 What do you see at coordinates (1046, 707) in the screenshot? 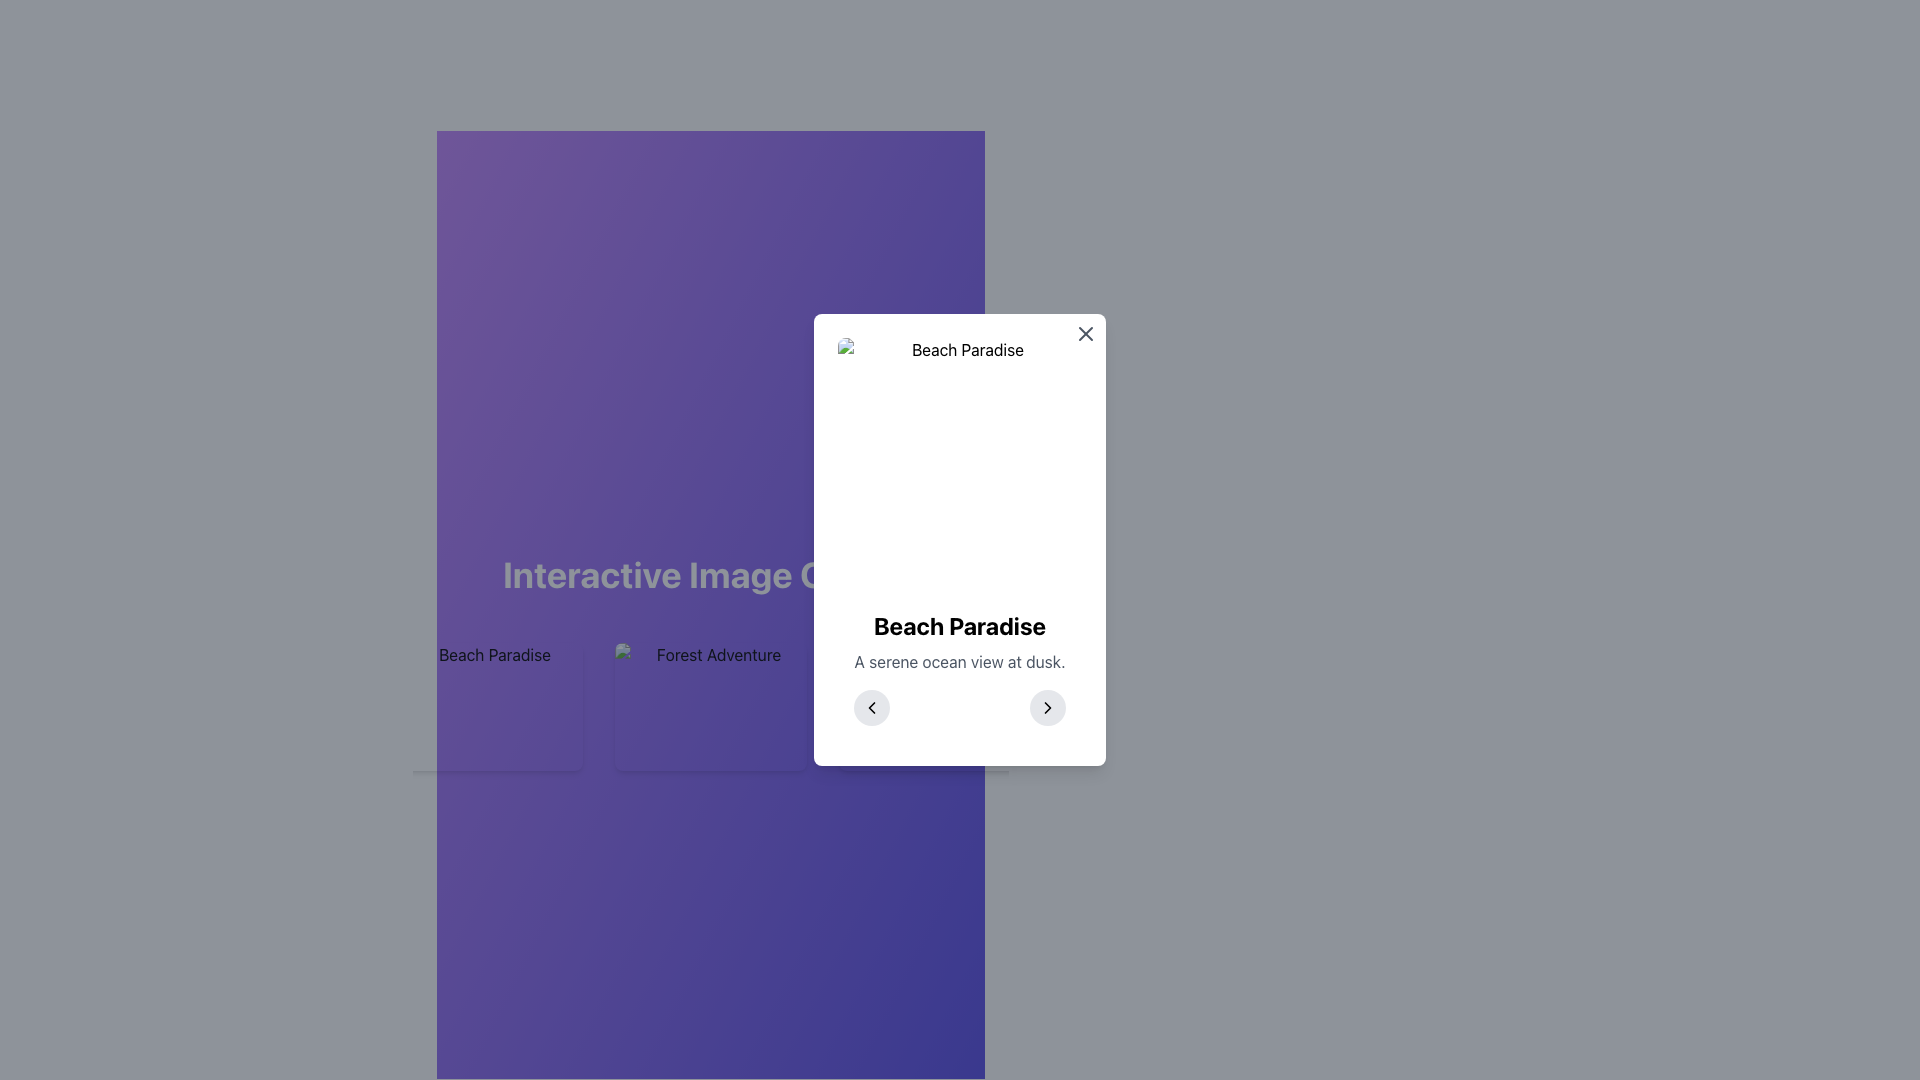
I see `the navigation icon located in the bottom-right circular button of the 'Beach Paradise' white card popup` at bounding box center [1046, 707].